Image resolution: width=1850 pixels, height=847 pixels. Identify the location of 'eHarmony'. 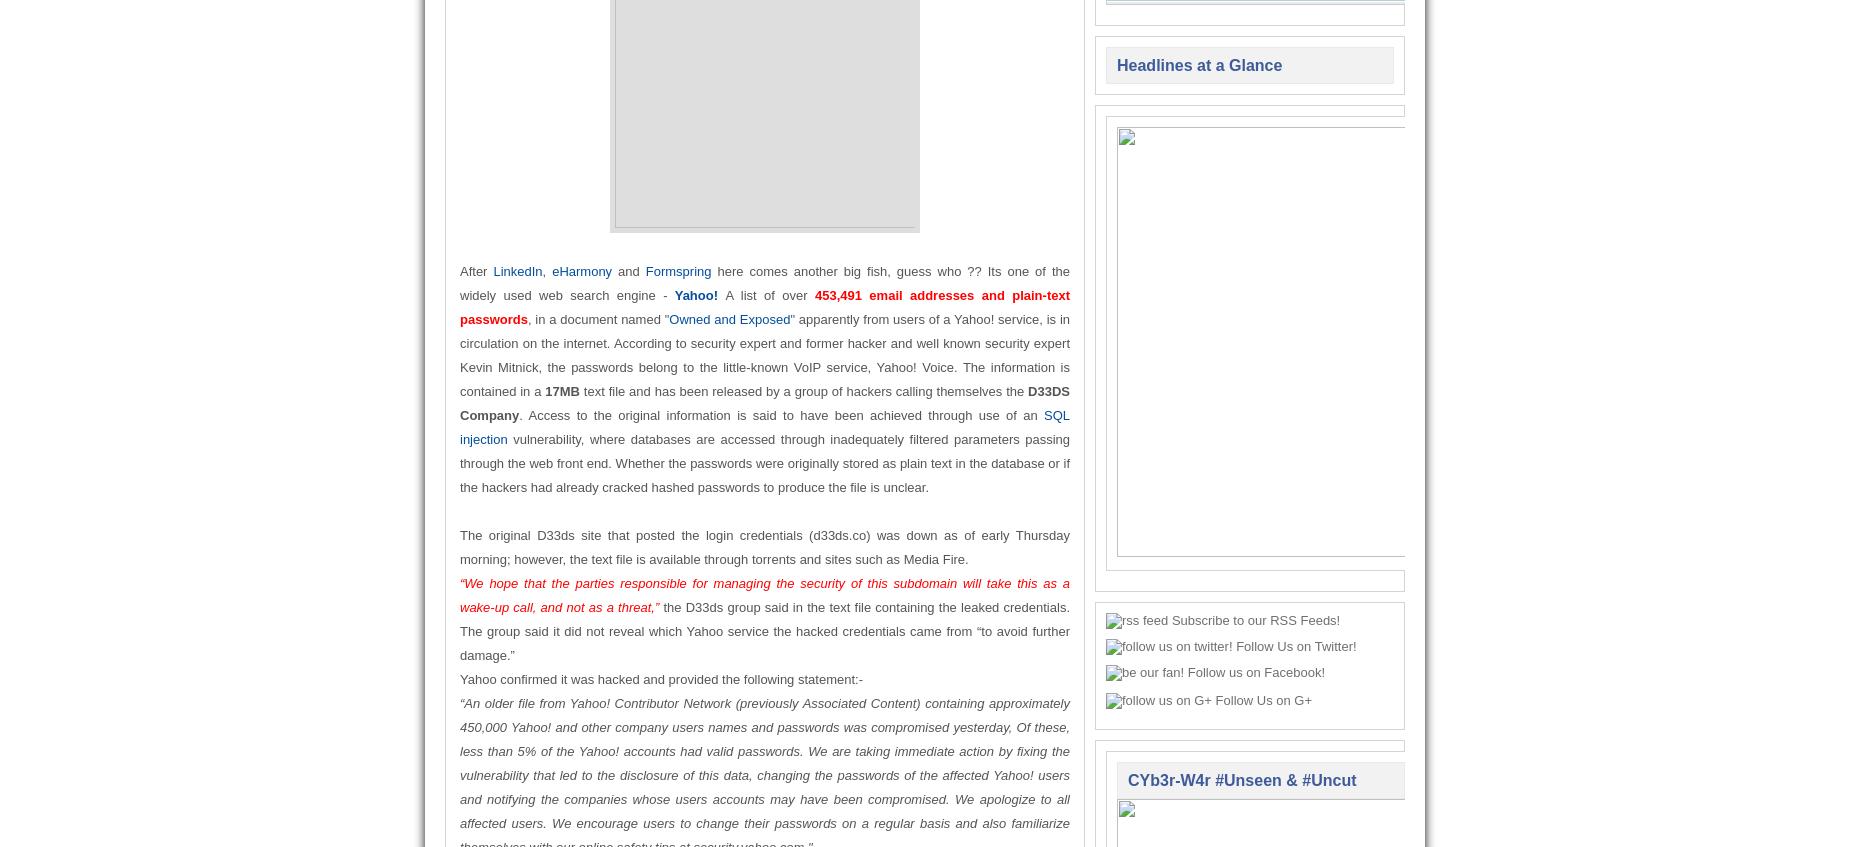
(582, 270).